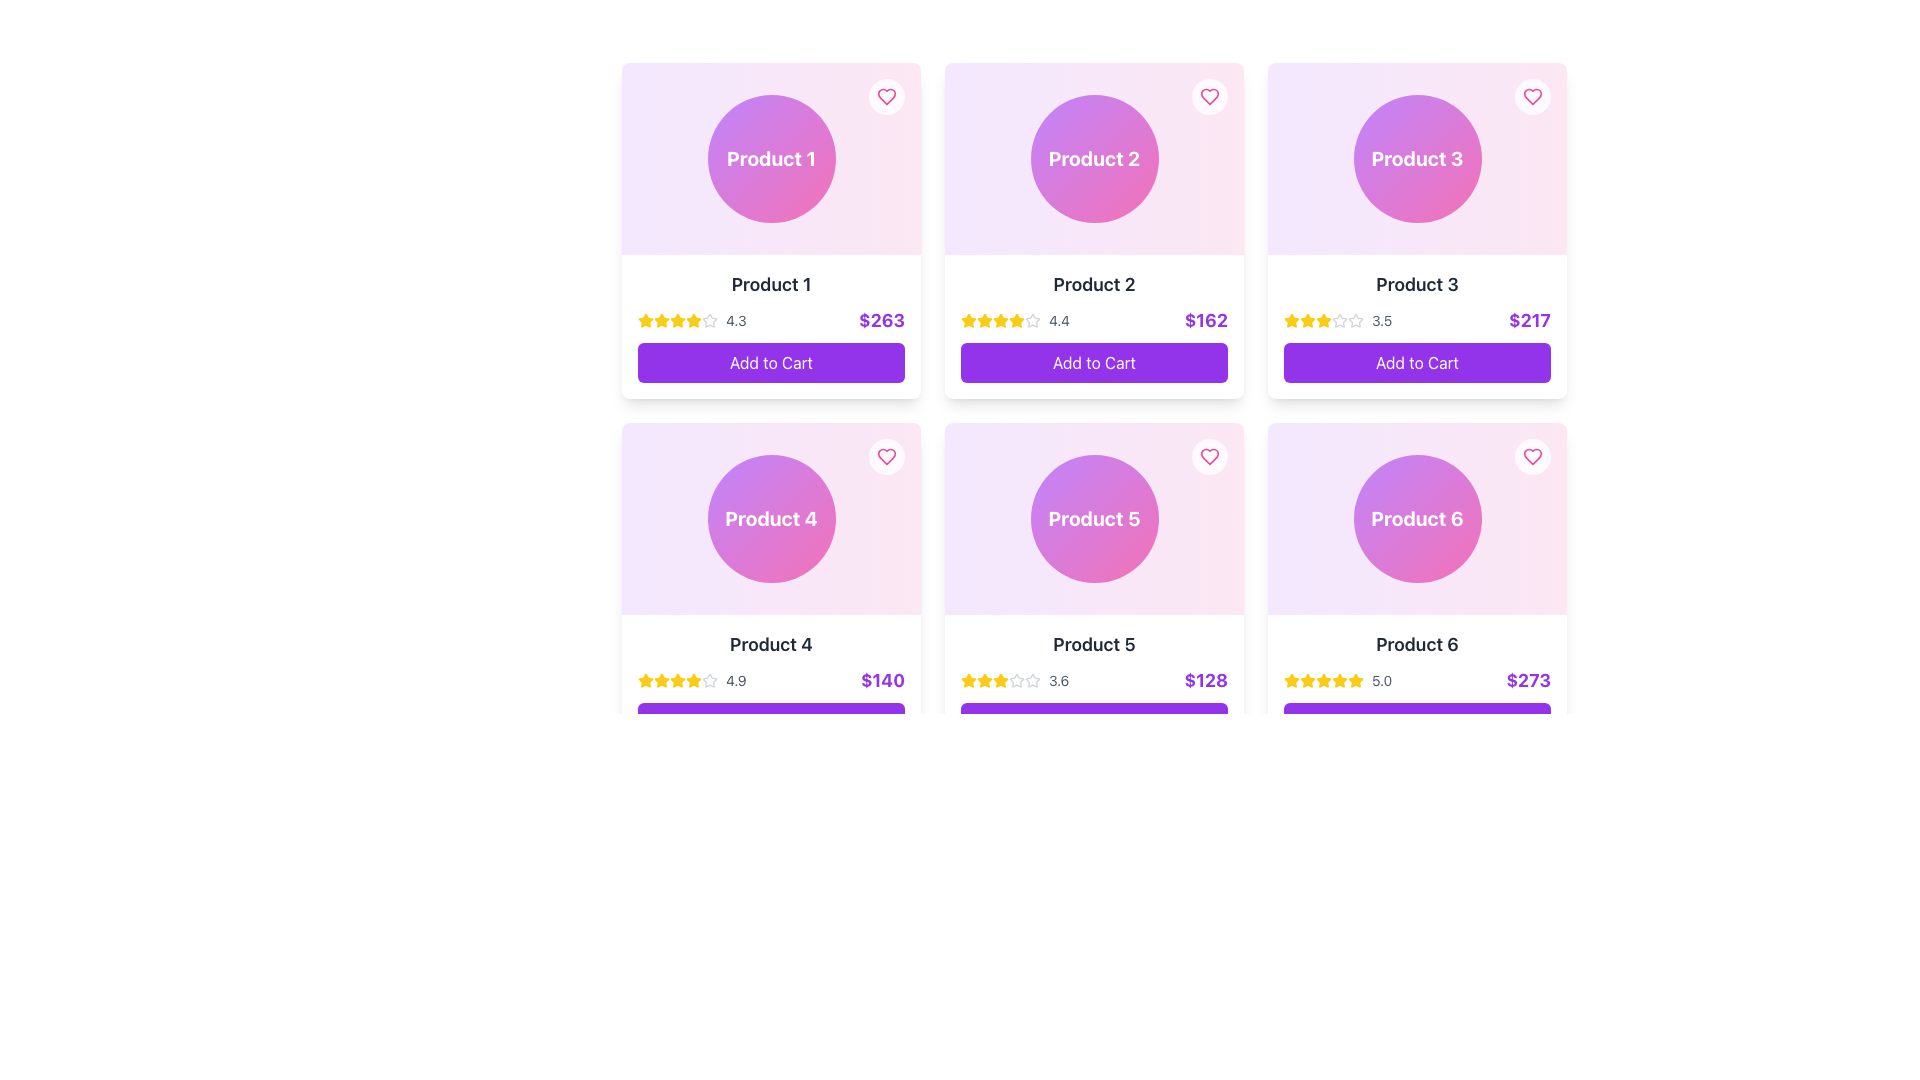 This screenshot has width=1920, height=1080. I want to click on the third star icon in the rating section of the 'Product 3' card to interact with the rating indicator, so click(1291, 319).